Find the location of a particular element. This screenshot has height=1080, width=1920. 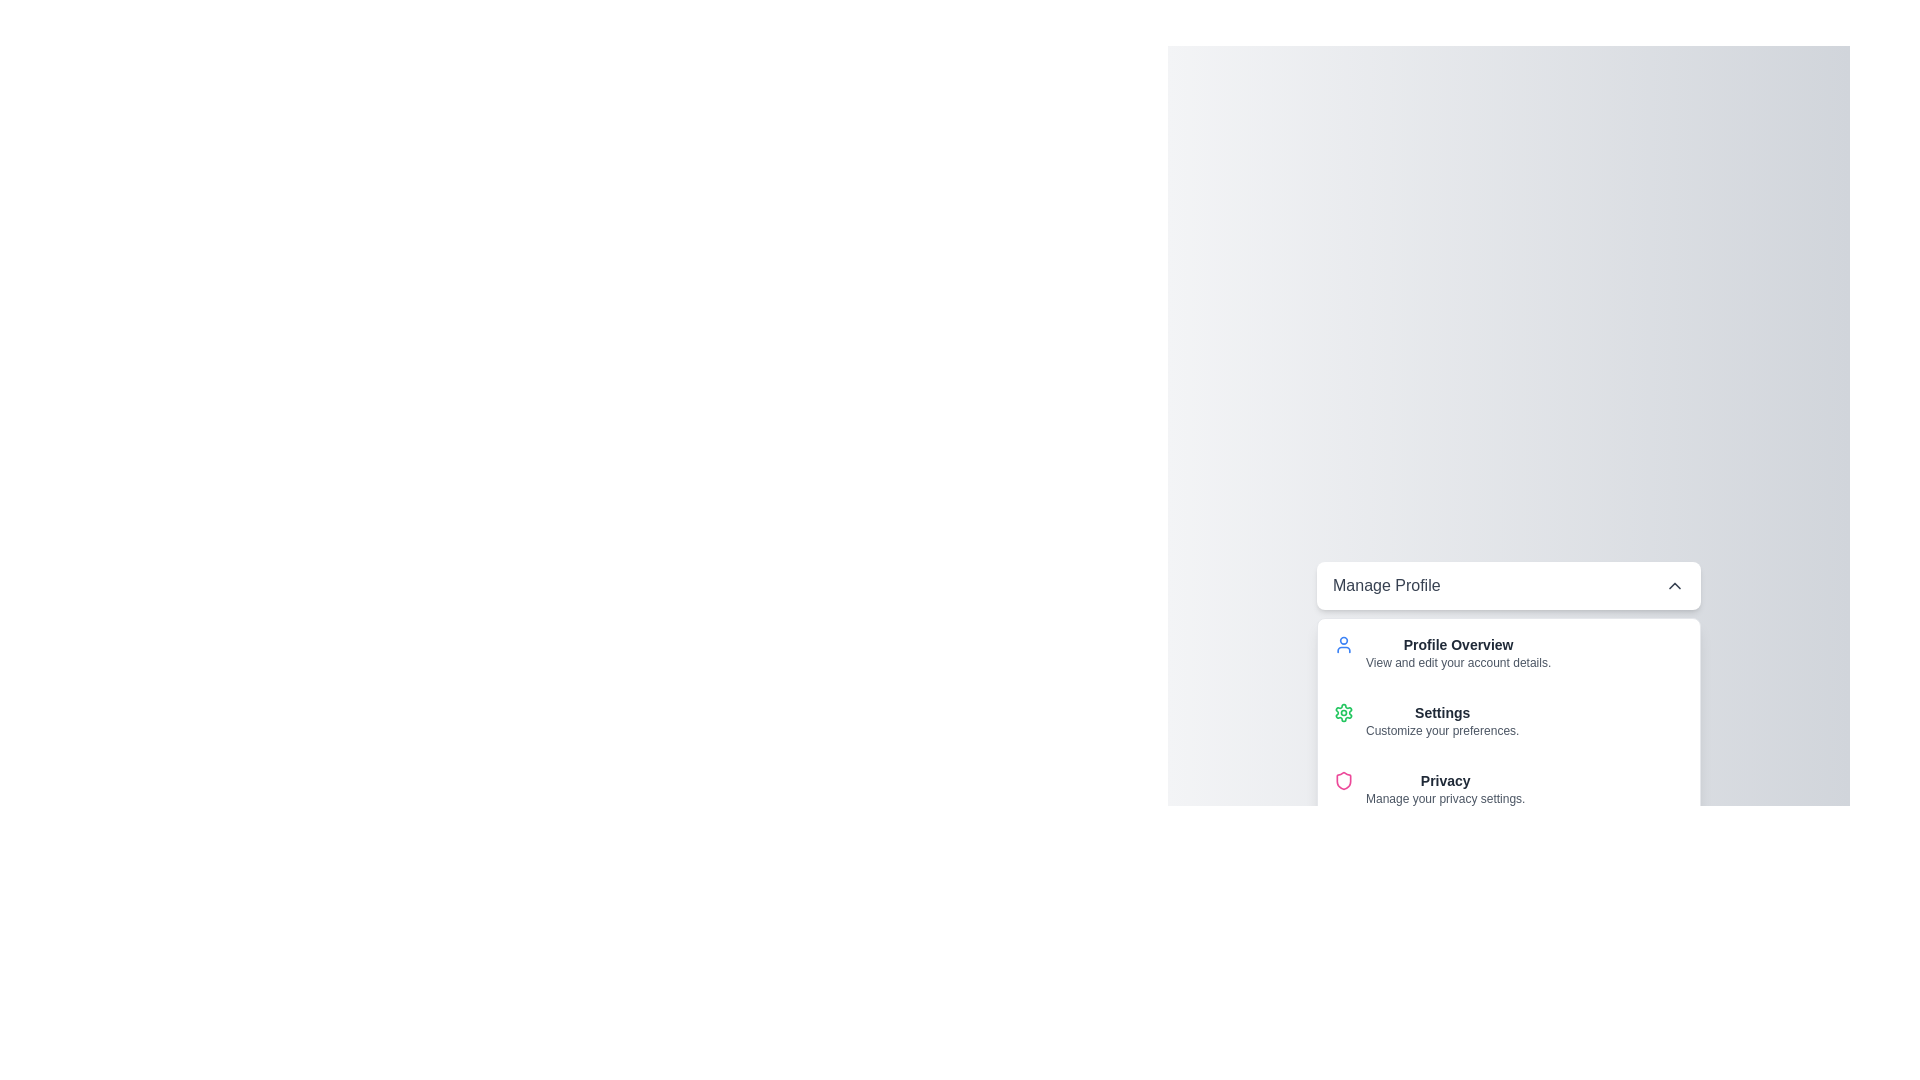

the auxiliary descriptive Label located below the 'Profile Overview' title in the 'Manage Profile' dropdown panel is located at coordinates (1458, 663).